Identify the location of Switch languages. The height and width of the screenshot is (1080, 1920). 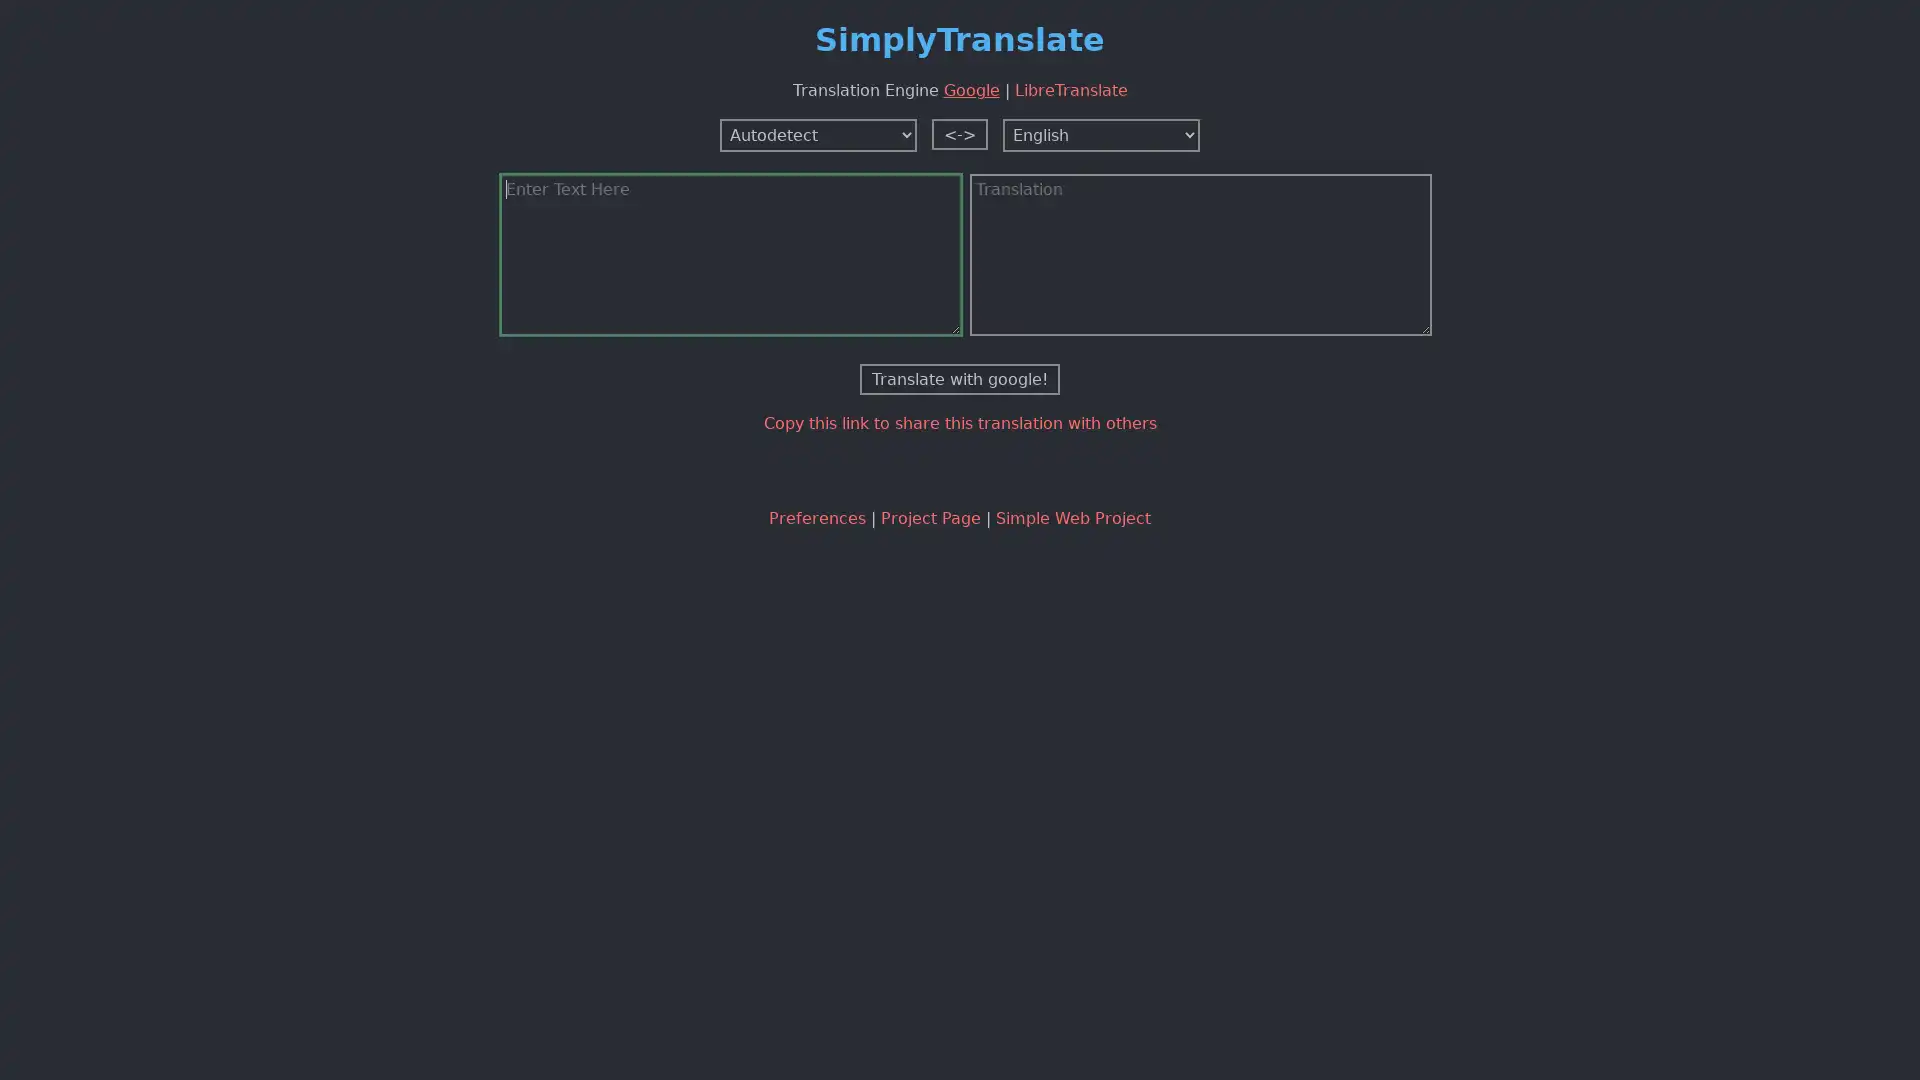
(960, 133).